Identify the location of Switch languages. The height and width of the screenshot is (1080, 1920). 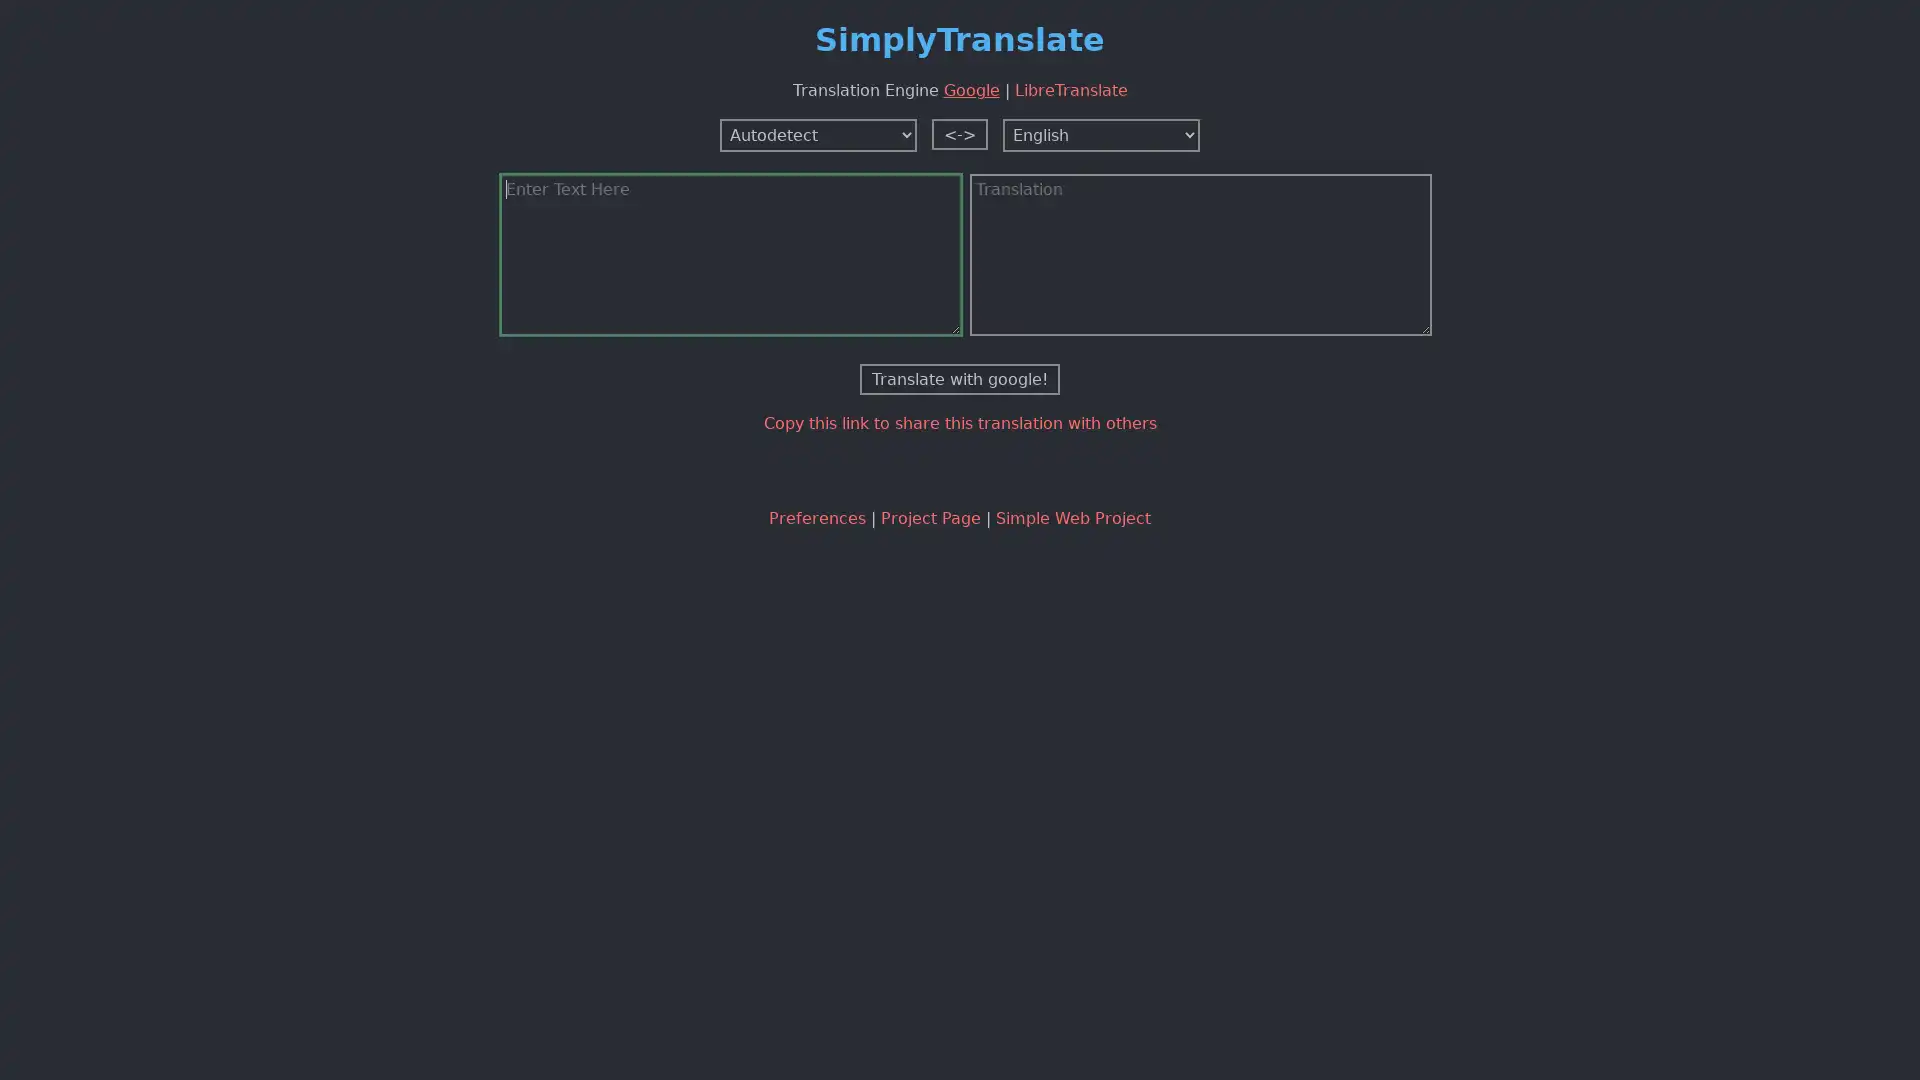
(960, 133).